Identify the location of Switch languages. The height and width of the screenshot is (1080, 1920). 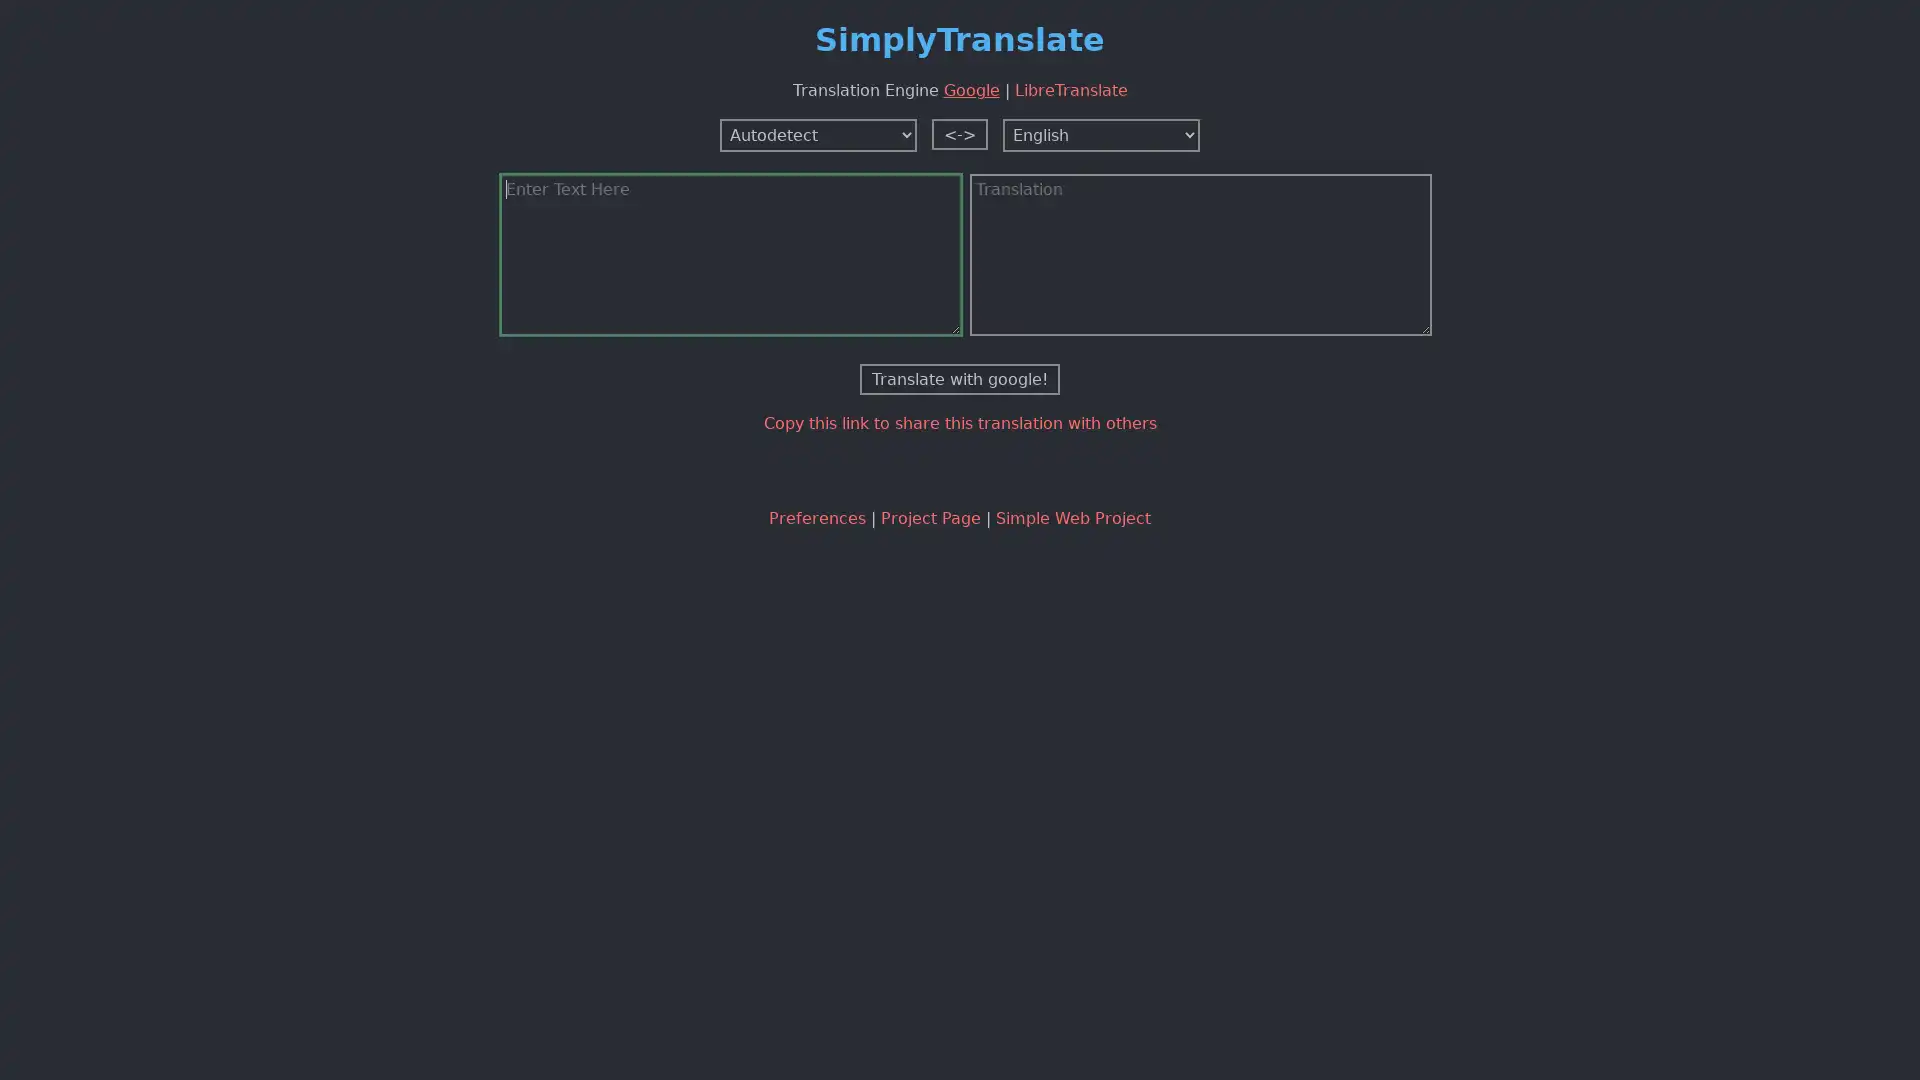
(960, 133).